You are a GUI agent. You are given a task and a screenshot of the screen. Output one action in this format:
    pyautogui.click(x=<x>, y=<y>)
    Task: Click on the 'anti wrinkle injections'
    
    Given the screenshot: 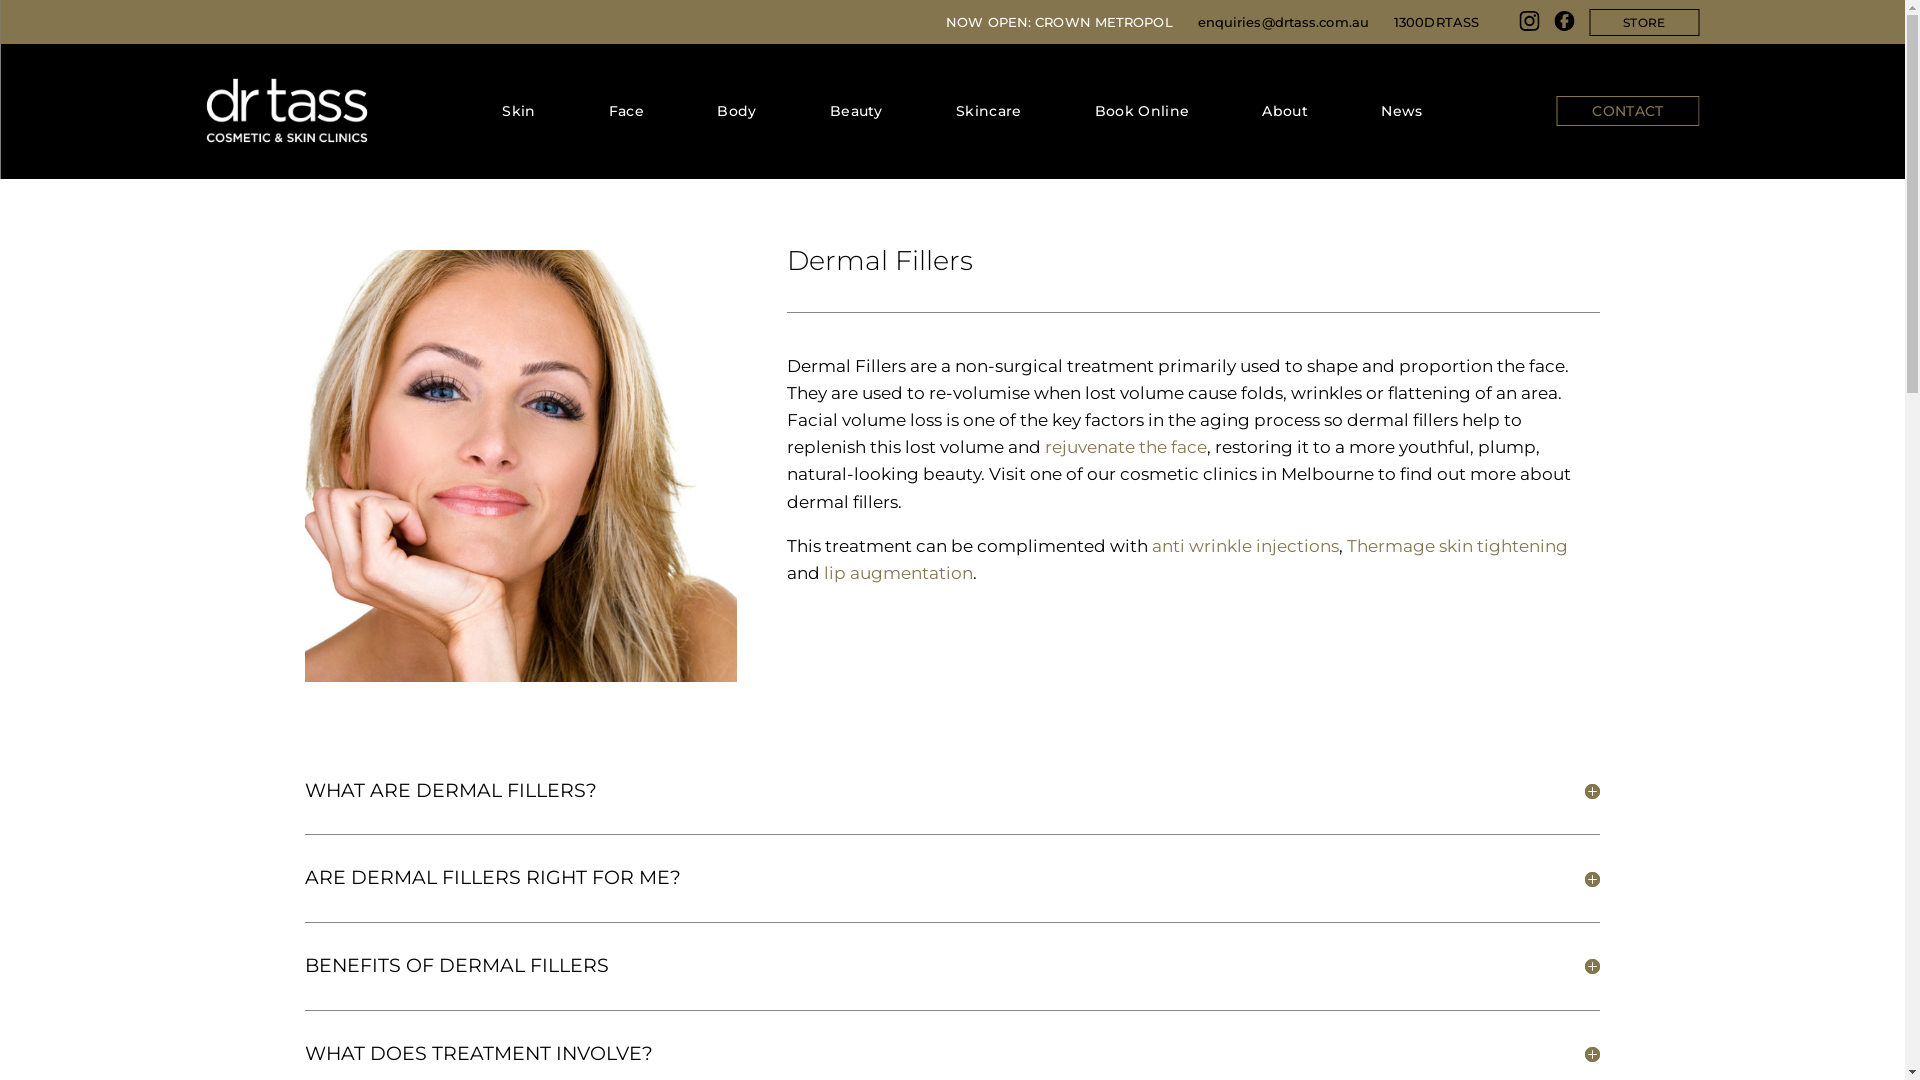 What is the action you would take?
    pyautogui.click(x=1244, y=546)
    